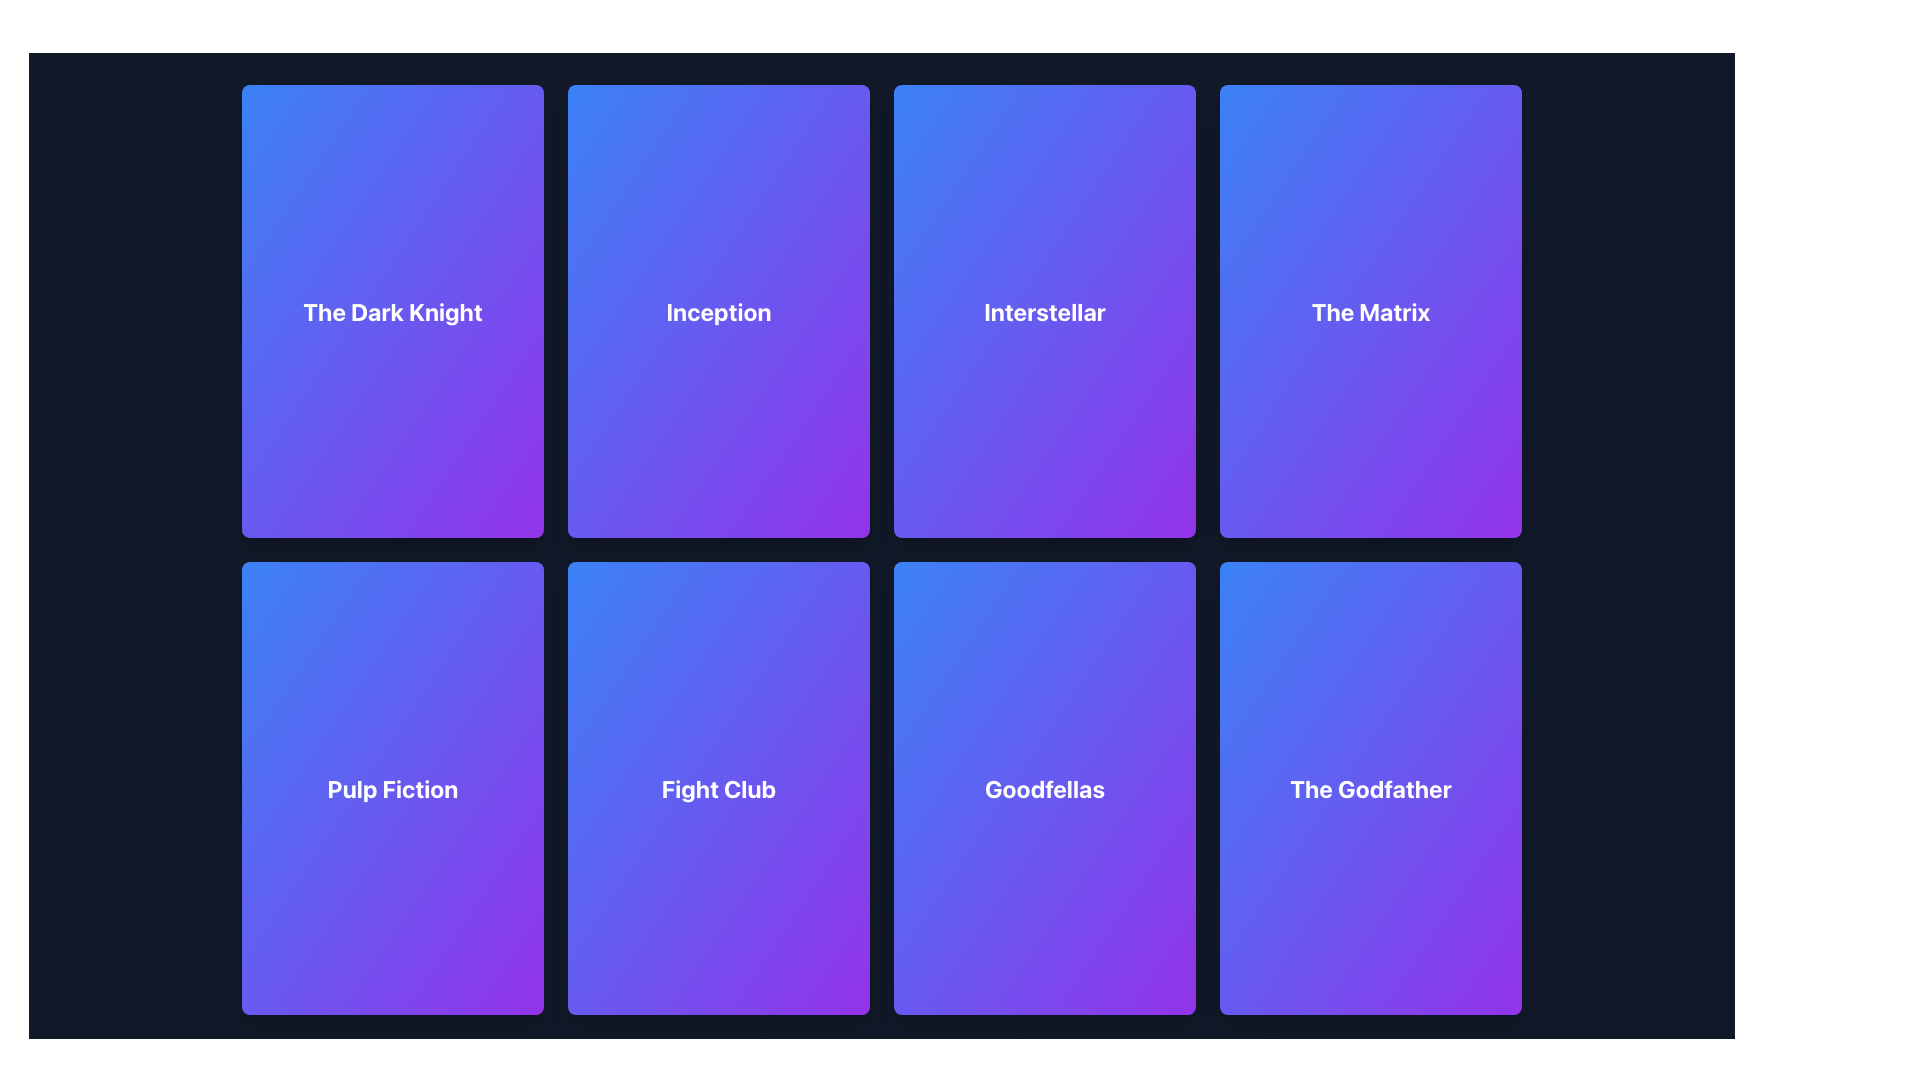 The image size is (1920, 1080). Describe the element at coordinates (1044, 311) in the screenshot. I see `the 'Interstellar' label located in the third card of the first row` at that location.